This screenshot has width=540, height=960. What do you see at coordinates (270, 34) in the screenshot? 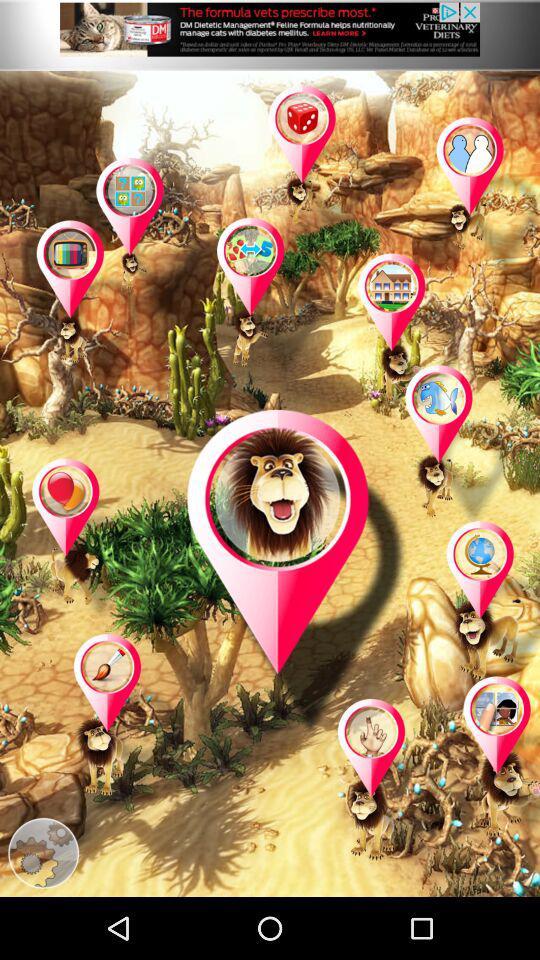
I see `advertisement page` at bounding box center [270, 34].